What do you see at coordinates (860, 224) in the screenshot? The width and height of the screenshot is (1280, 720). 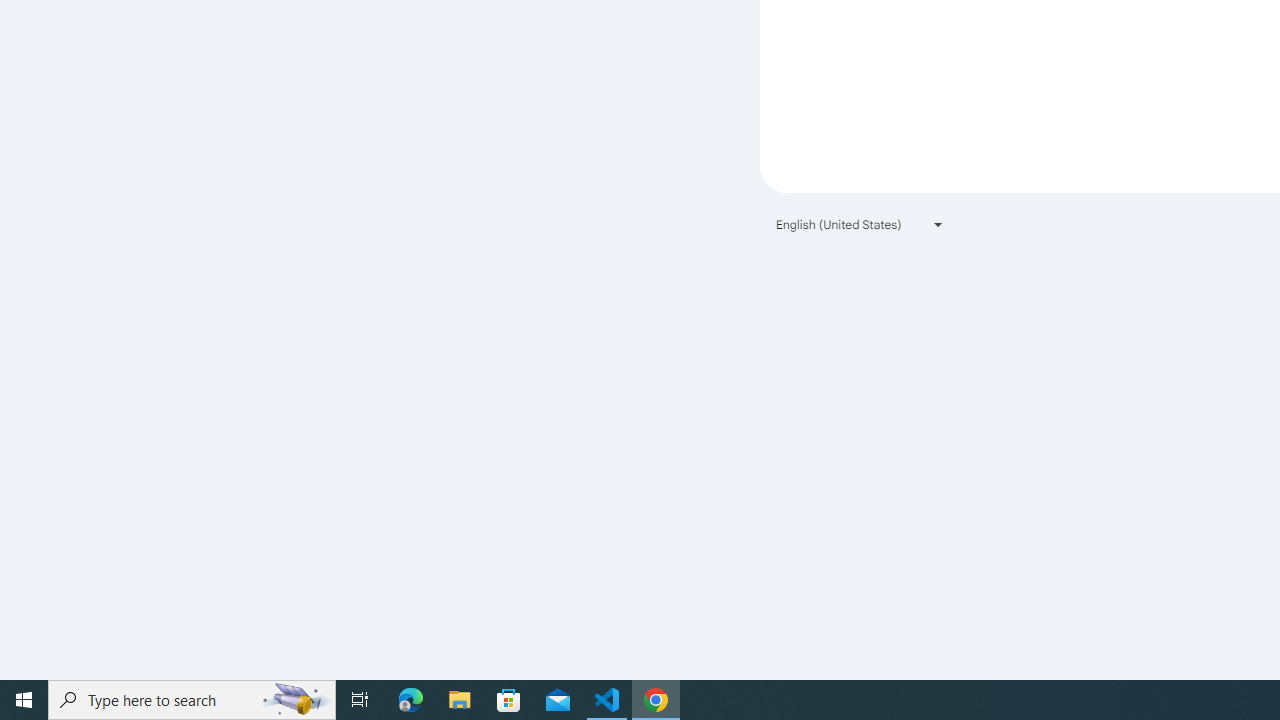 I see `'English (United States)'` at bounding box center [860, 224].